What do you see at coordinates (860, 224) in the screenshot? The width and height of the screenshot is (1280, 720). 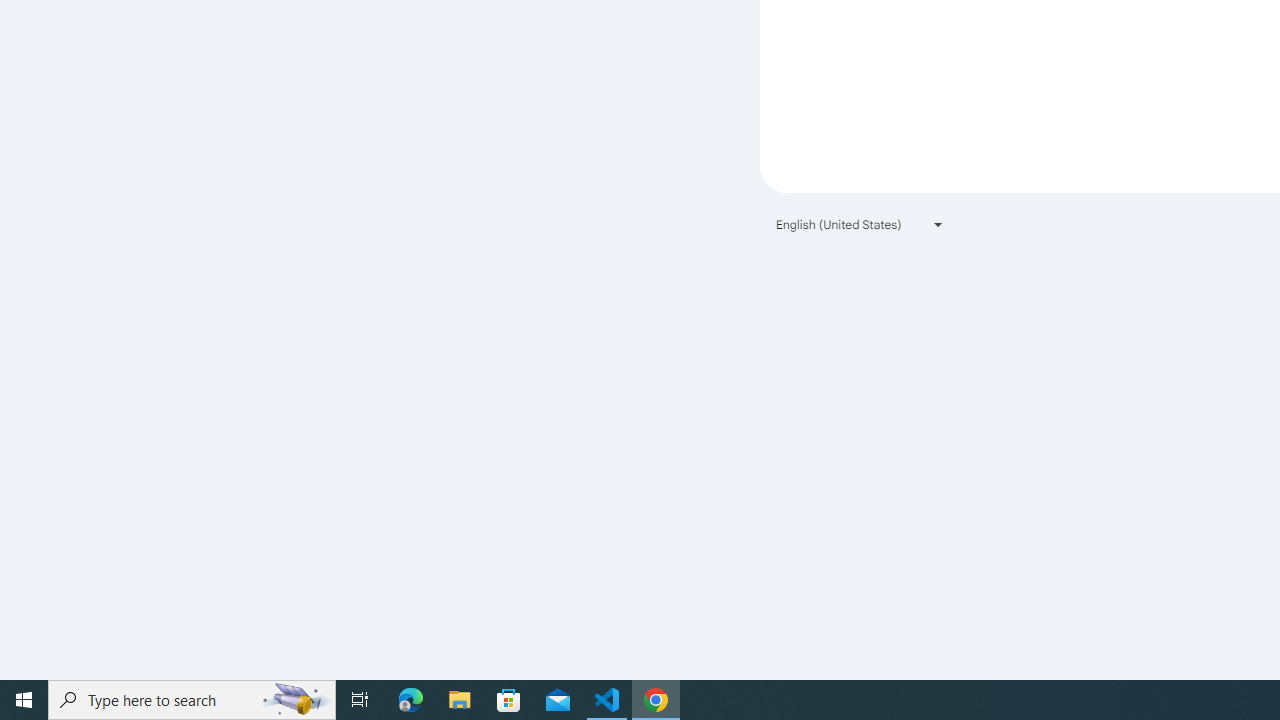 I see `'English (United States)'` at bounding box center [860, 224].